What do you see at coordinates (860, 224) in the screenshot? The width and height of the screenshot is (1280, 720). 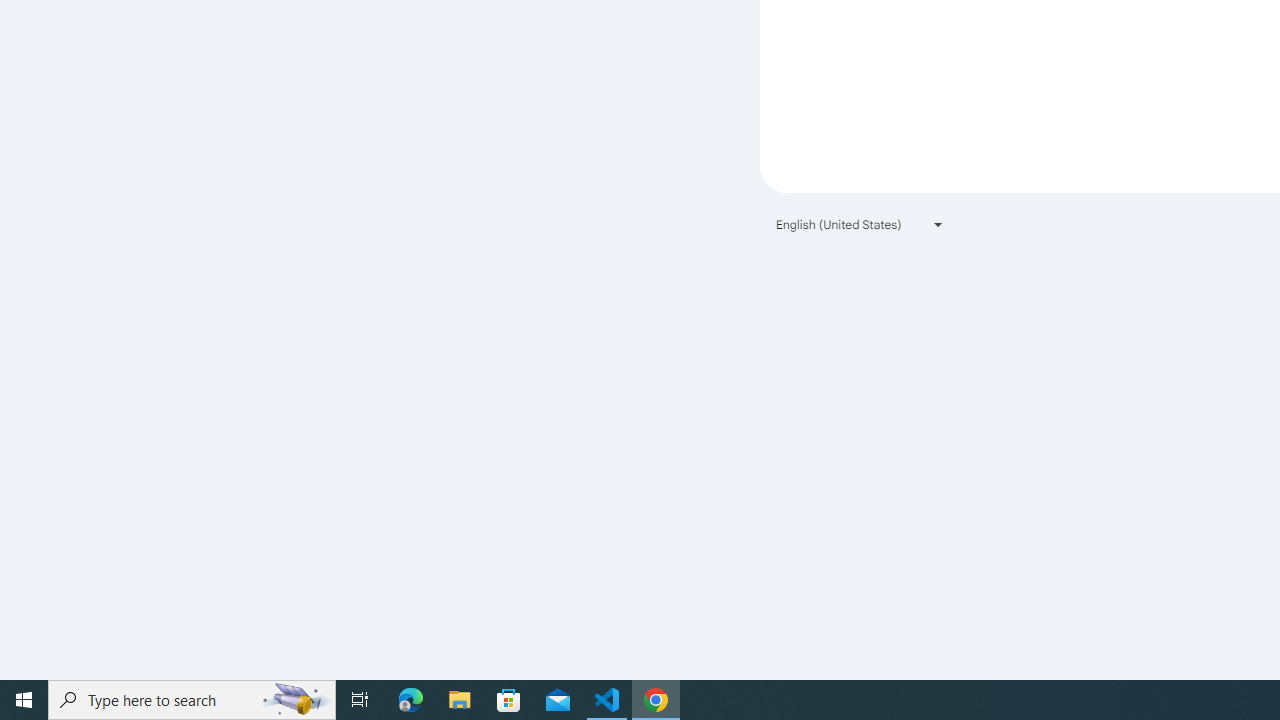 I see `'English (United States)'` at bounding box center [860, 224].